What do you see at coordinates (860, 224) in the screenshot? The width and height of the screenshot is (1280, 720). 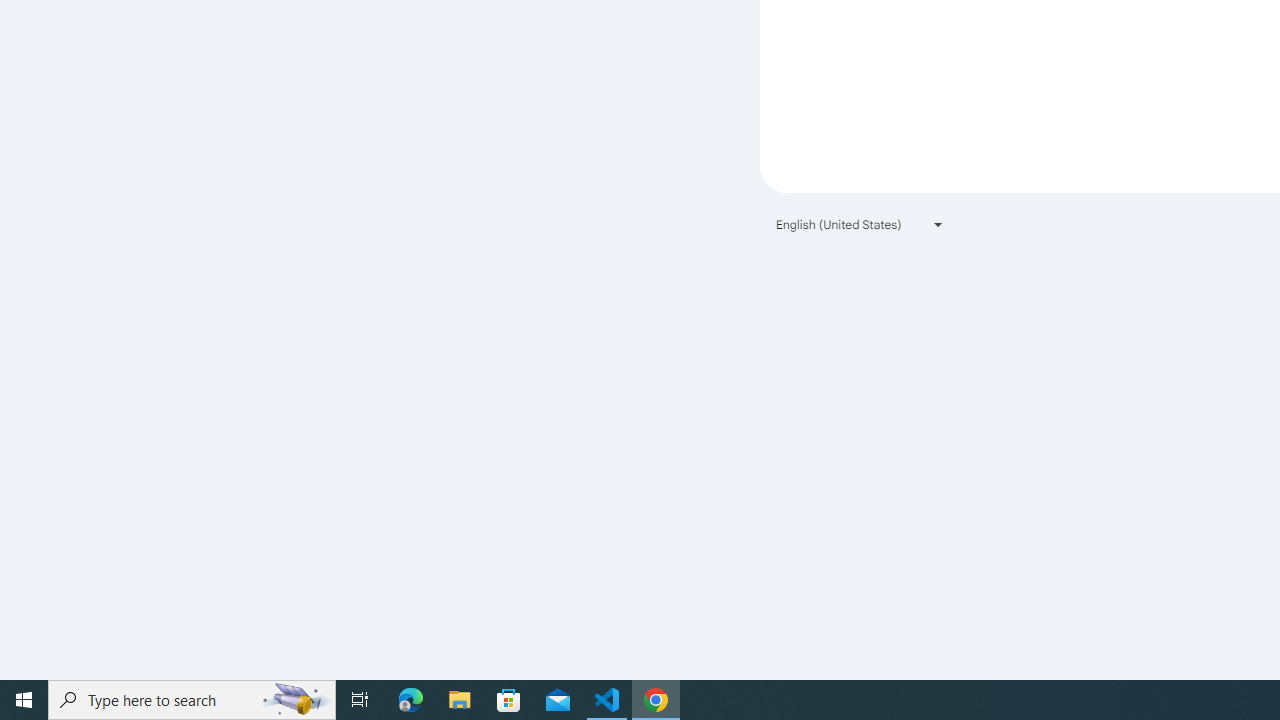 I see `'English (United States)'` at bounding box center [860, 224].